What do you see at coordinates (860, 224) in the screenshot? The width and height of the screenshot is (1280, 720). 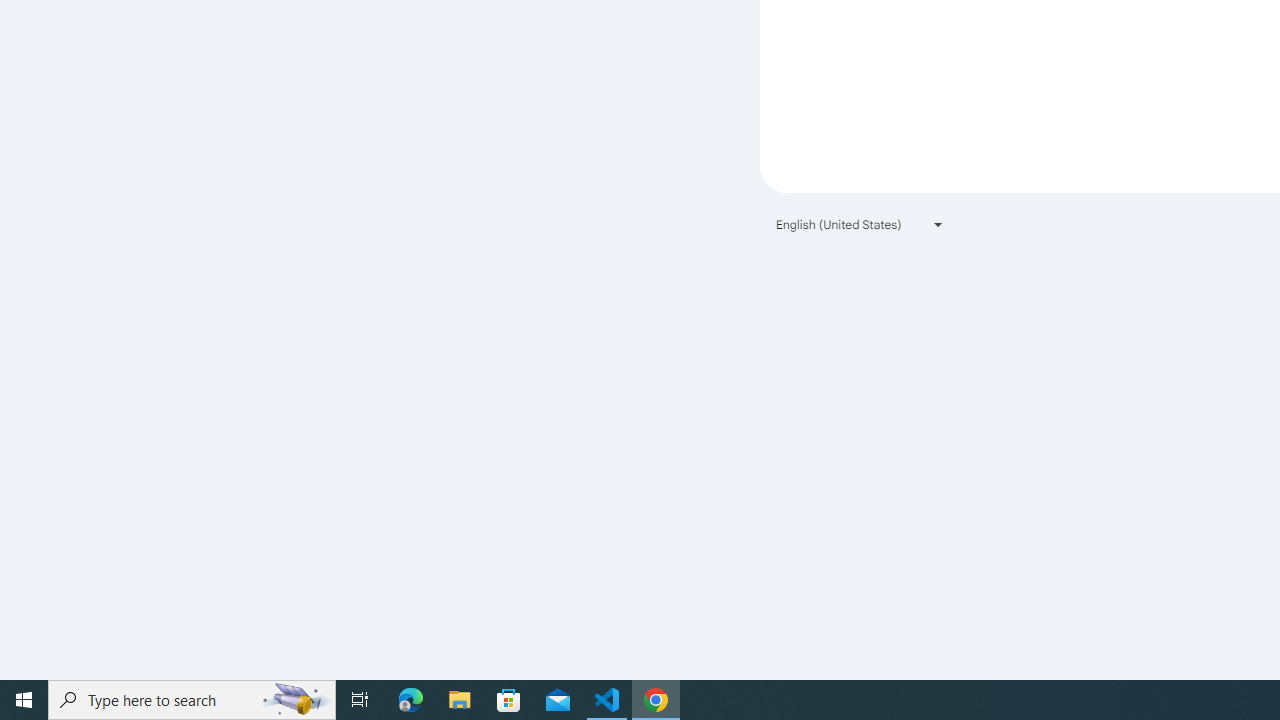 I see `'English (United States)'` at bounding box center [860, 224].